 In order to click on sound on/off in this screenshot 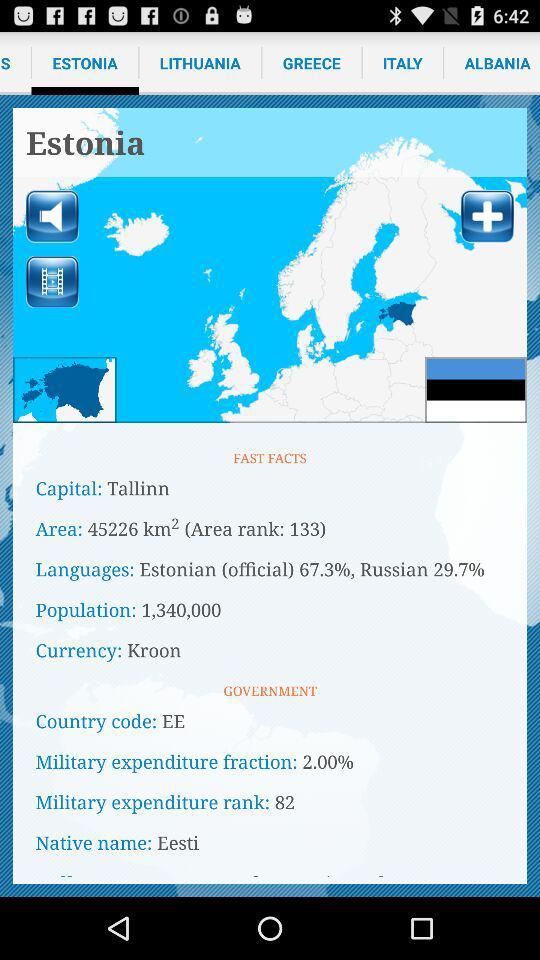, I will do `click(52, 216)`.